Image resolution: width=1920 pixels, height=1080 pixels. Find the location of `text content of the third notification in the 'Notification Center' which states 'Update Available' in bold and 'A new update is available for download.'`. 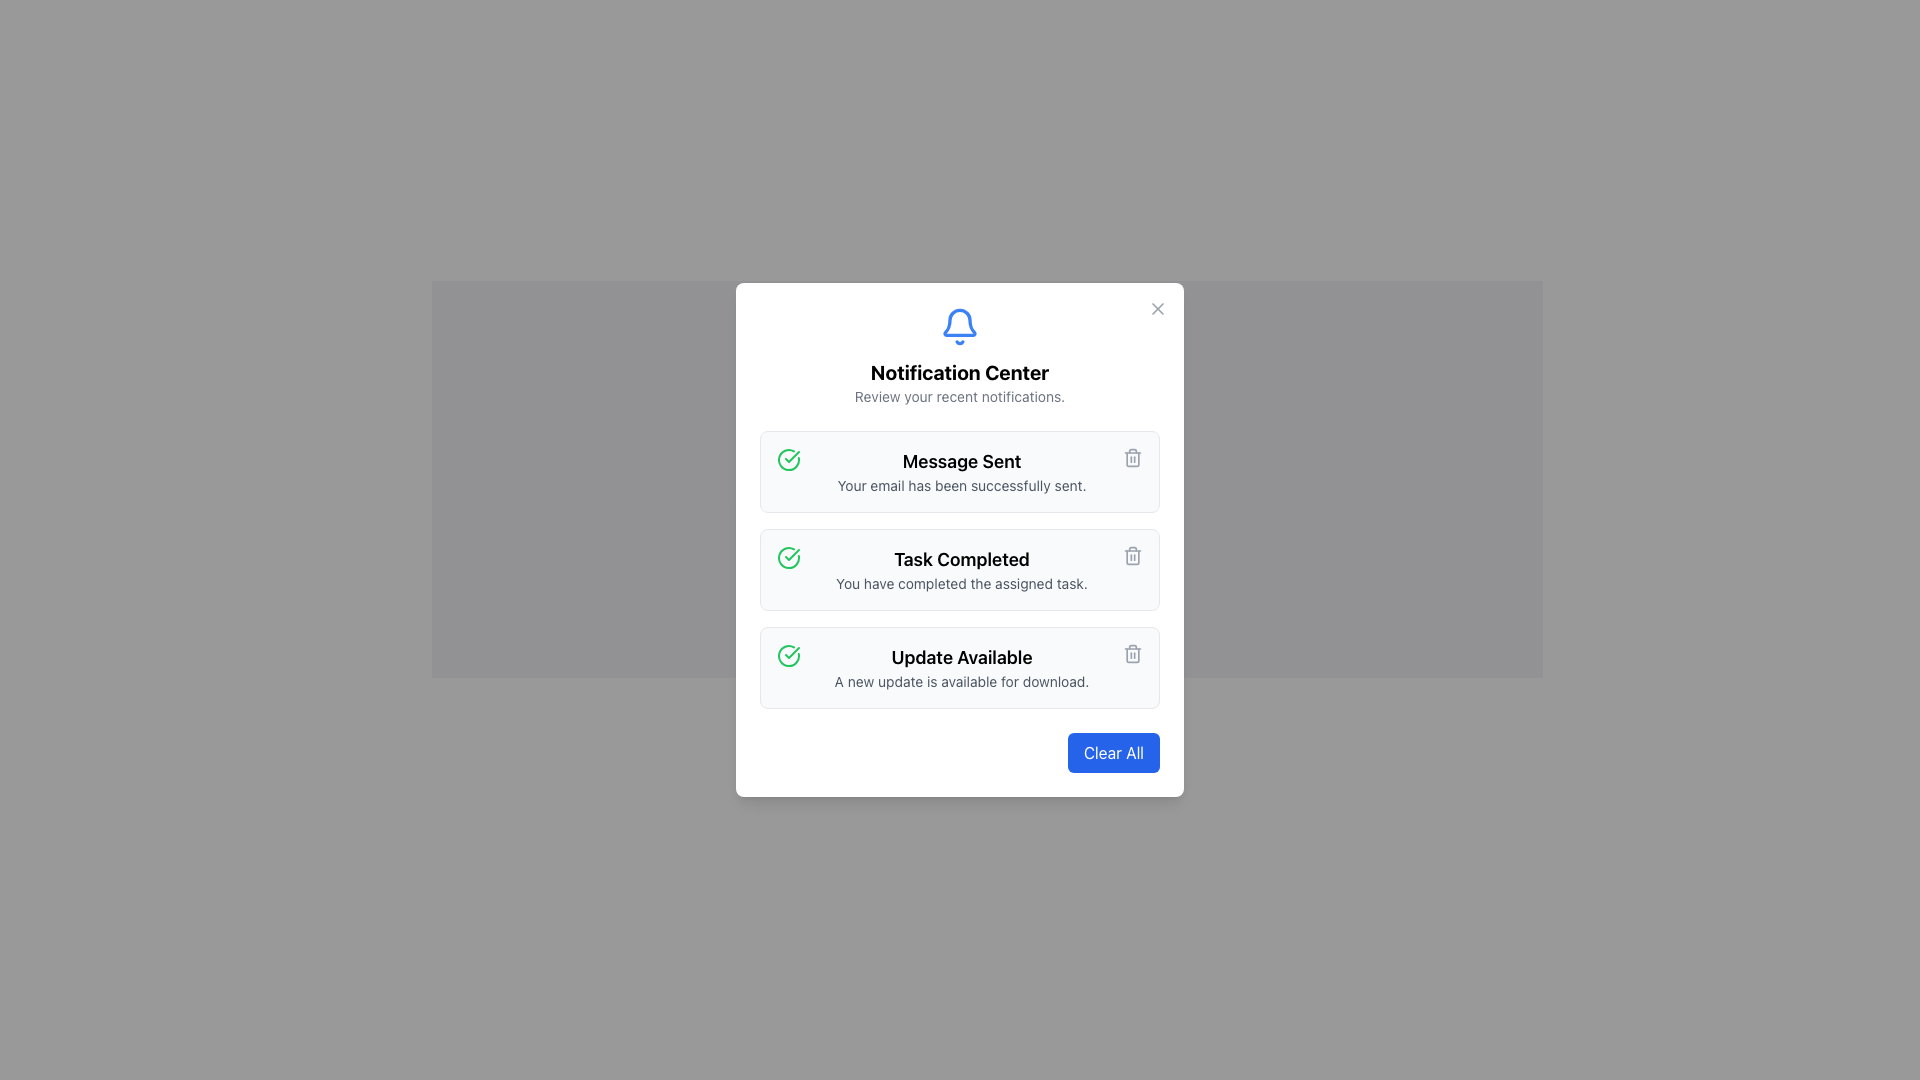

text content of the third notification in the 'Notification Center' which states 'Update Available' in bold and 'A new update is available for download.' is located at coordinates (961, 667).